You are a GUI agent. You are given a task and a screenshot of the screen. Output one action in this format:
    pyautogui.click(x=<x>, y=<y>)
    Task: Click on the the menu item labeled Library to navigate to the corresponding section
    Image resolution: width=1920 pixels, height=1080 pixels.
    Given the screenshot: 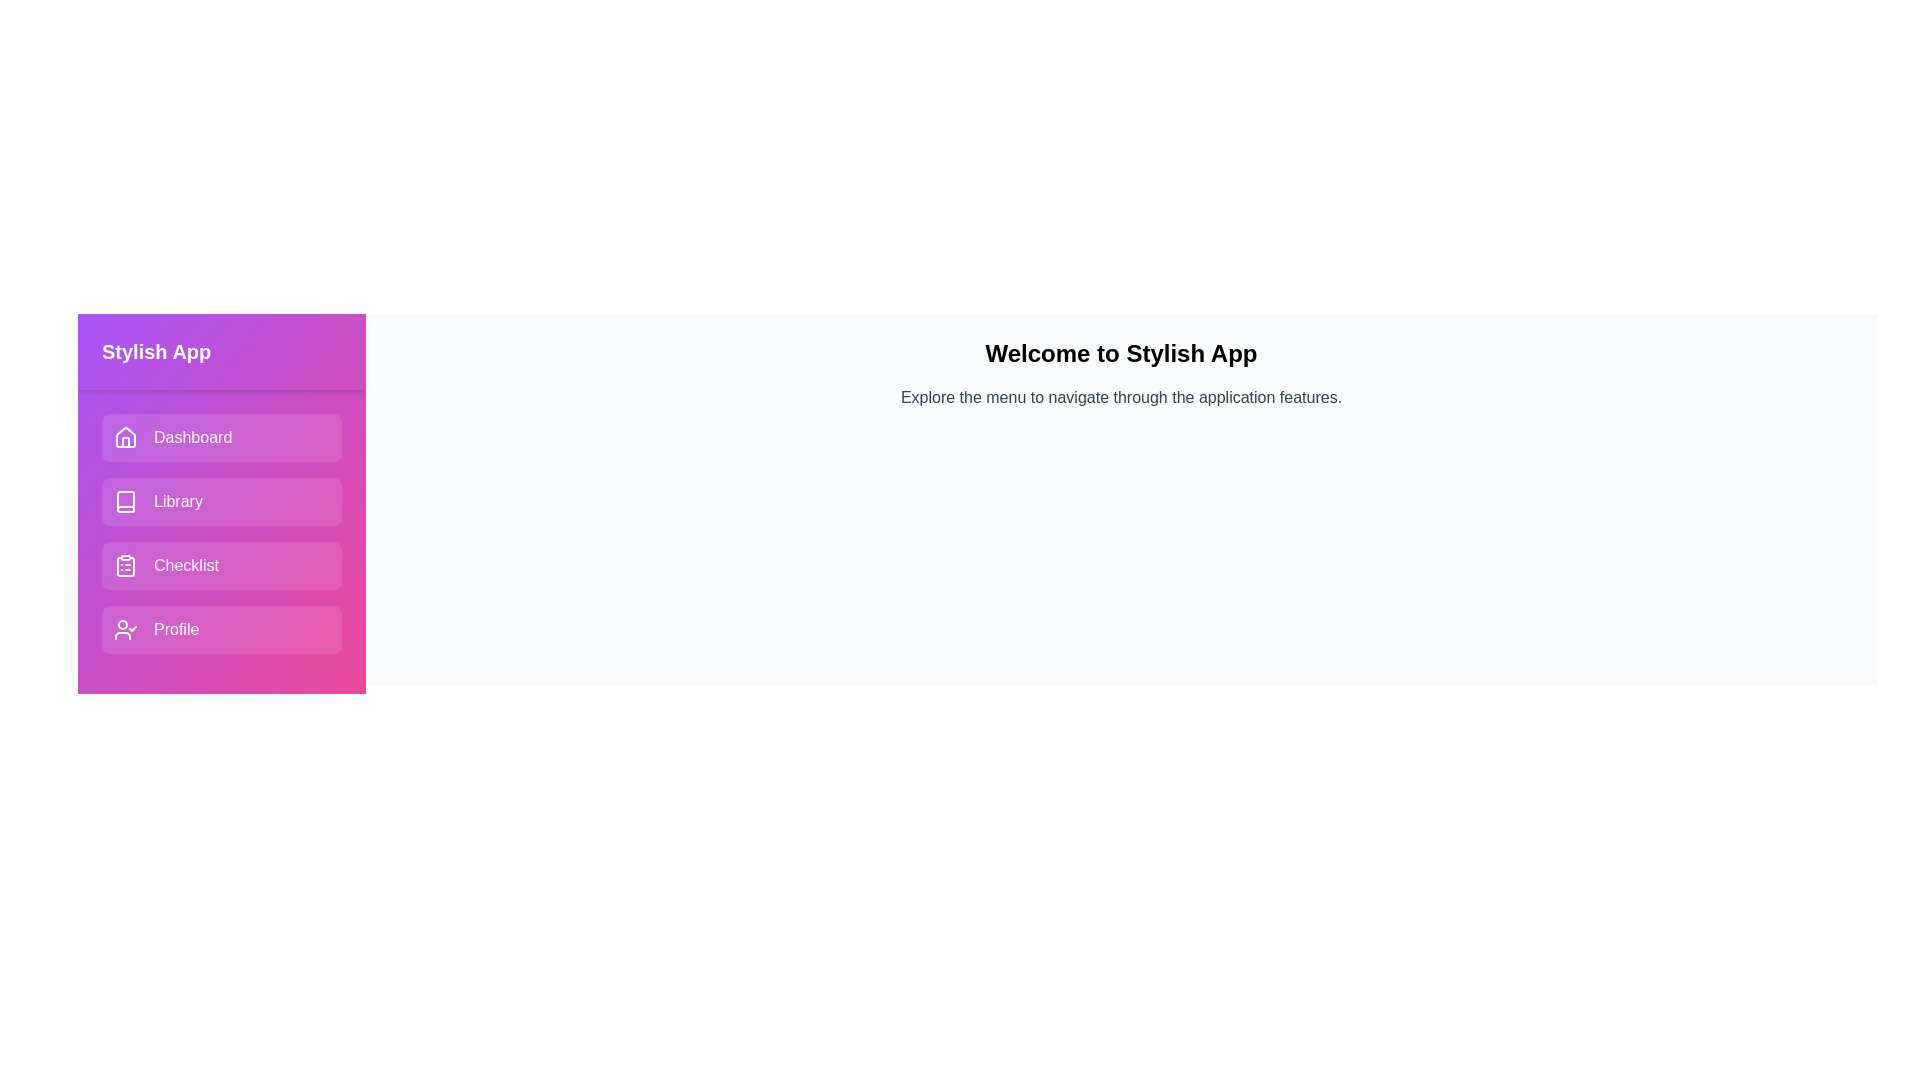 What is the action you would take?
    pyautogui.click(x=221, y=500)
    